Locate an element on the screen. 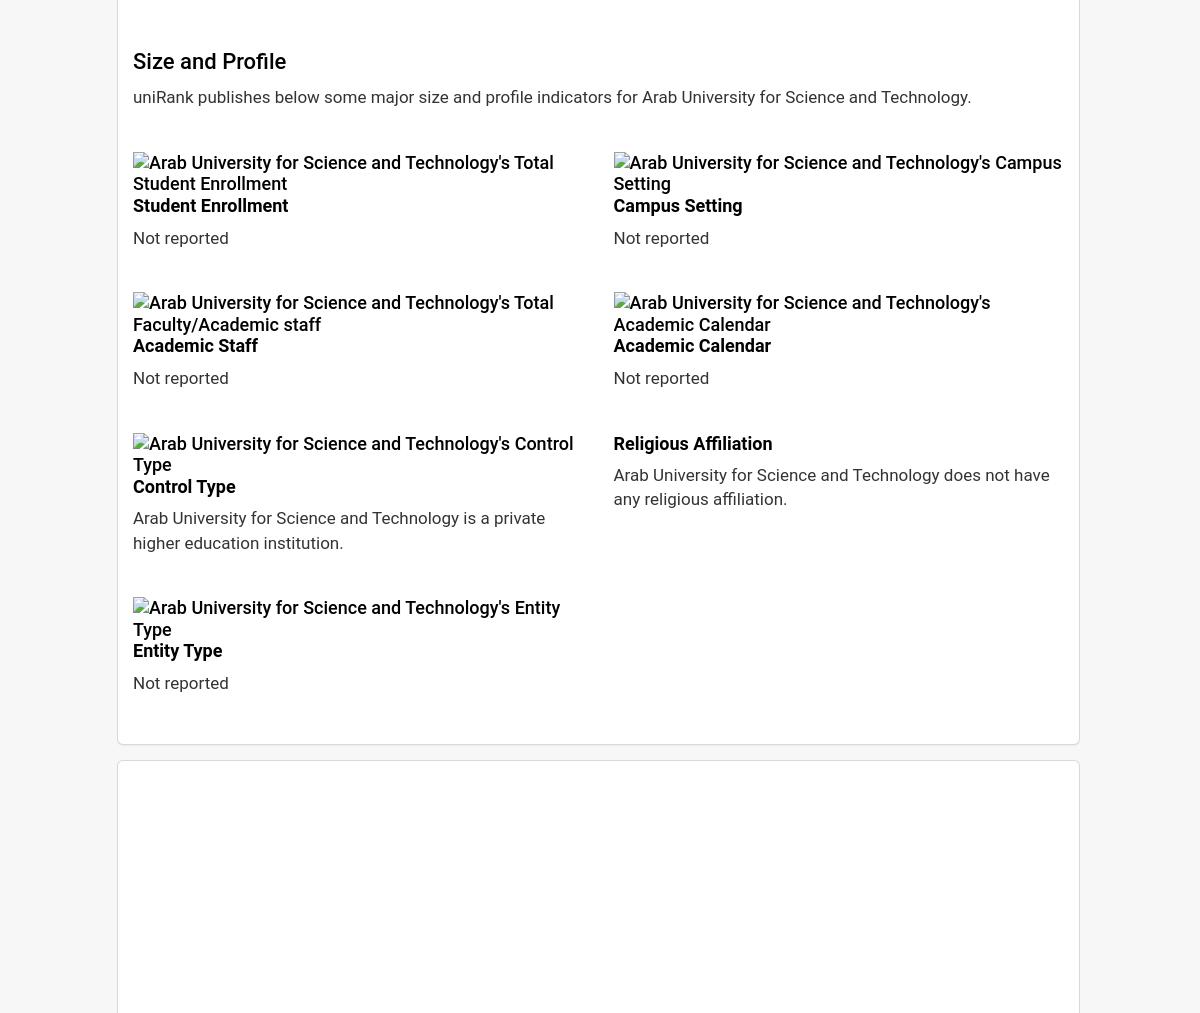  'Academic Calendar' is located at coordinates (692, 345).